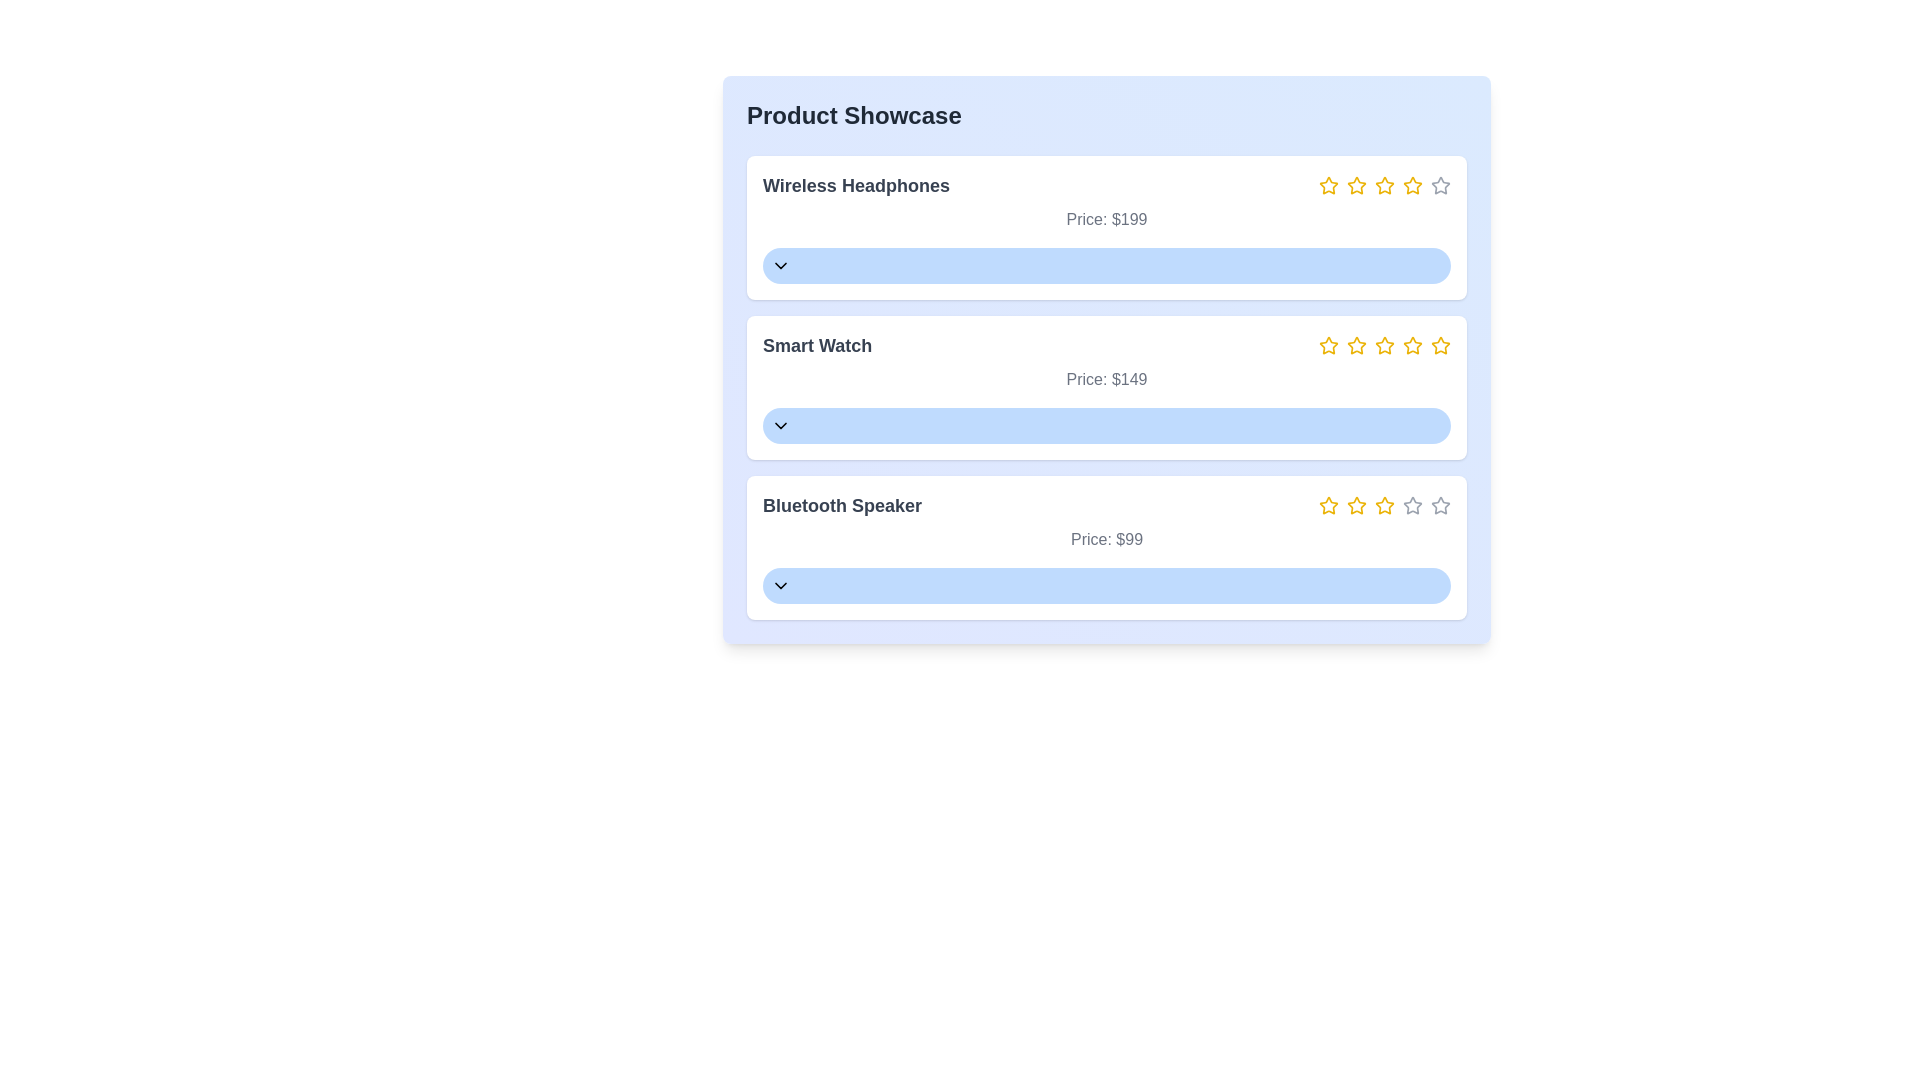 The width and height of the screenshot is (1920, 1080). I want to click on the fifth rating star icon for the 'Wireless Headphones' product to rate it with five stars, so click(1411, 185).